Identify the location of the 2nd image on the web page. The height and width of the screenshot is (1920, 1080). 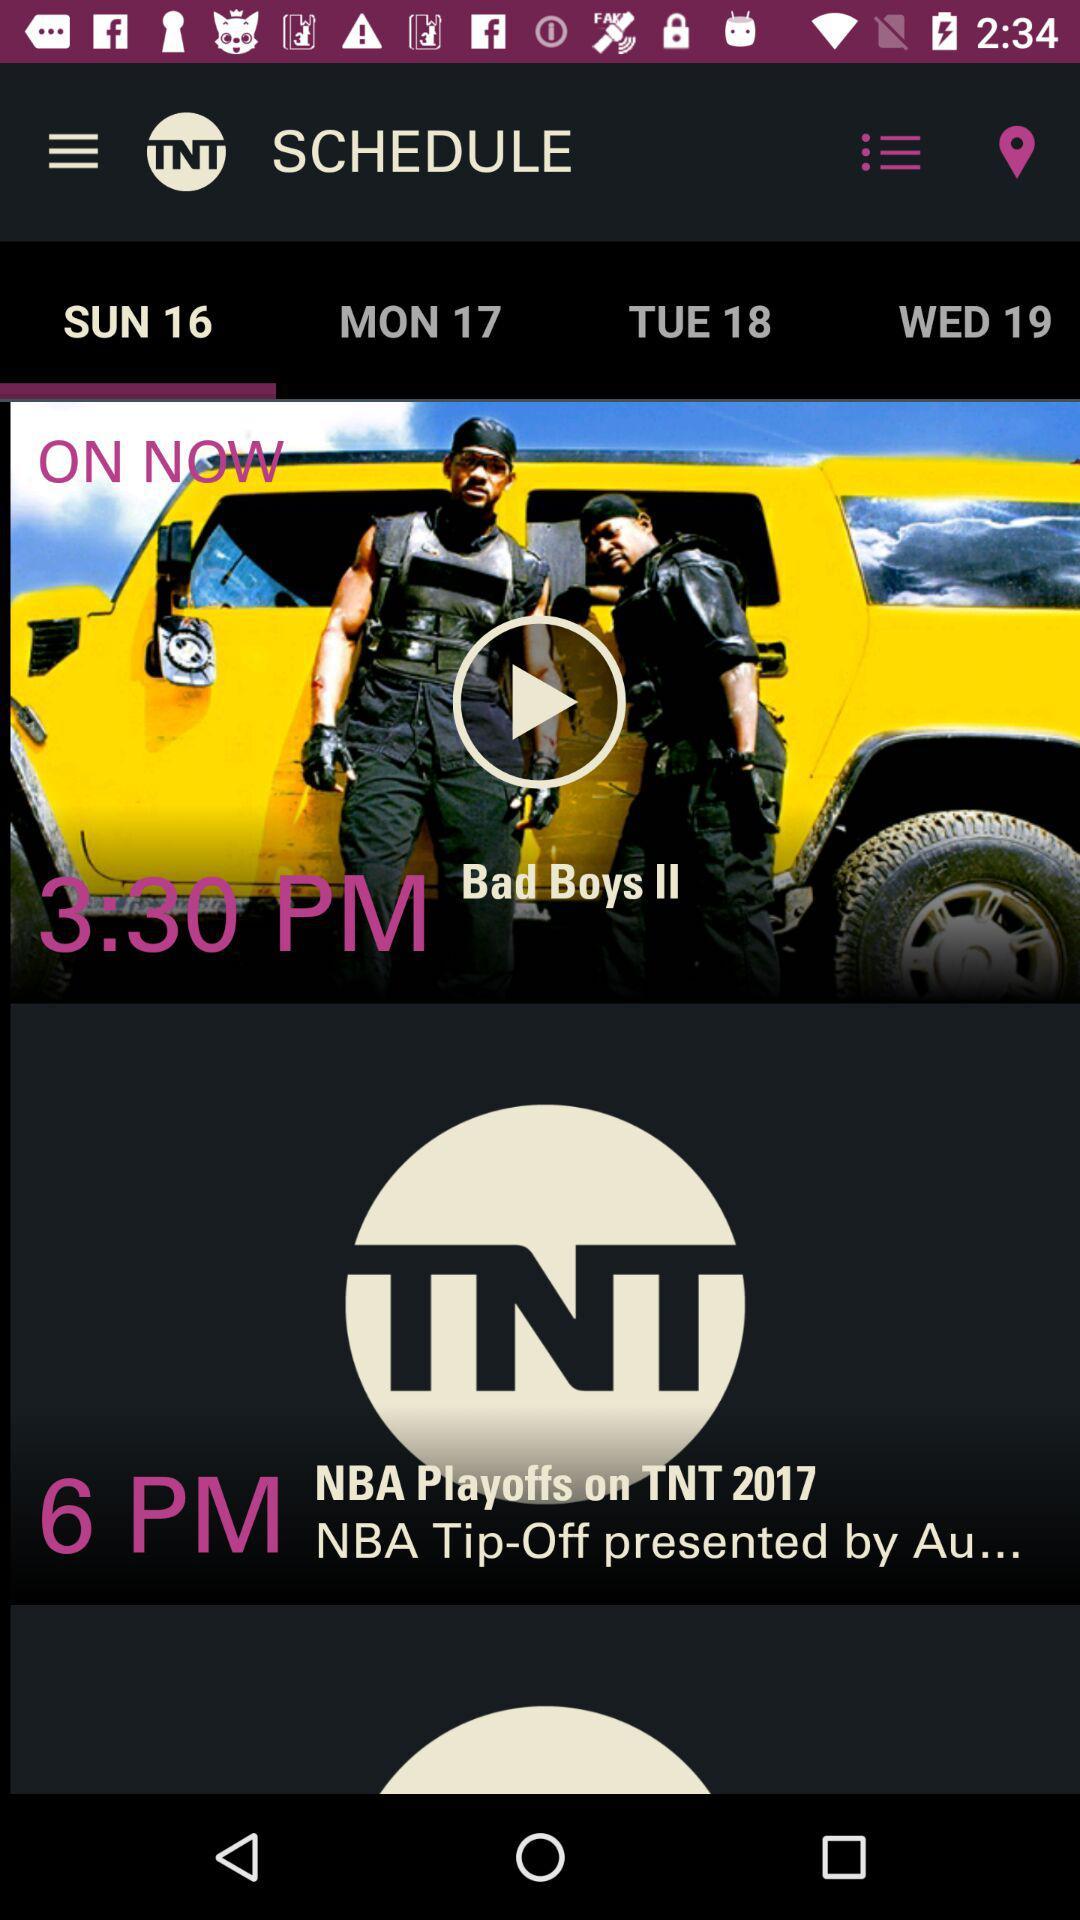
(545, 1304).